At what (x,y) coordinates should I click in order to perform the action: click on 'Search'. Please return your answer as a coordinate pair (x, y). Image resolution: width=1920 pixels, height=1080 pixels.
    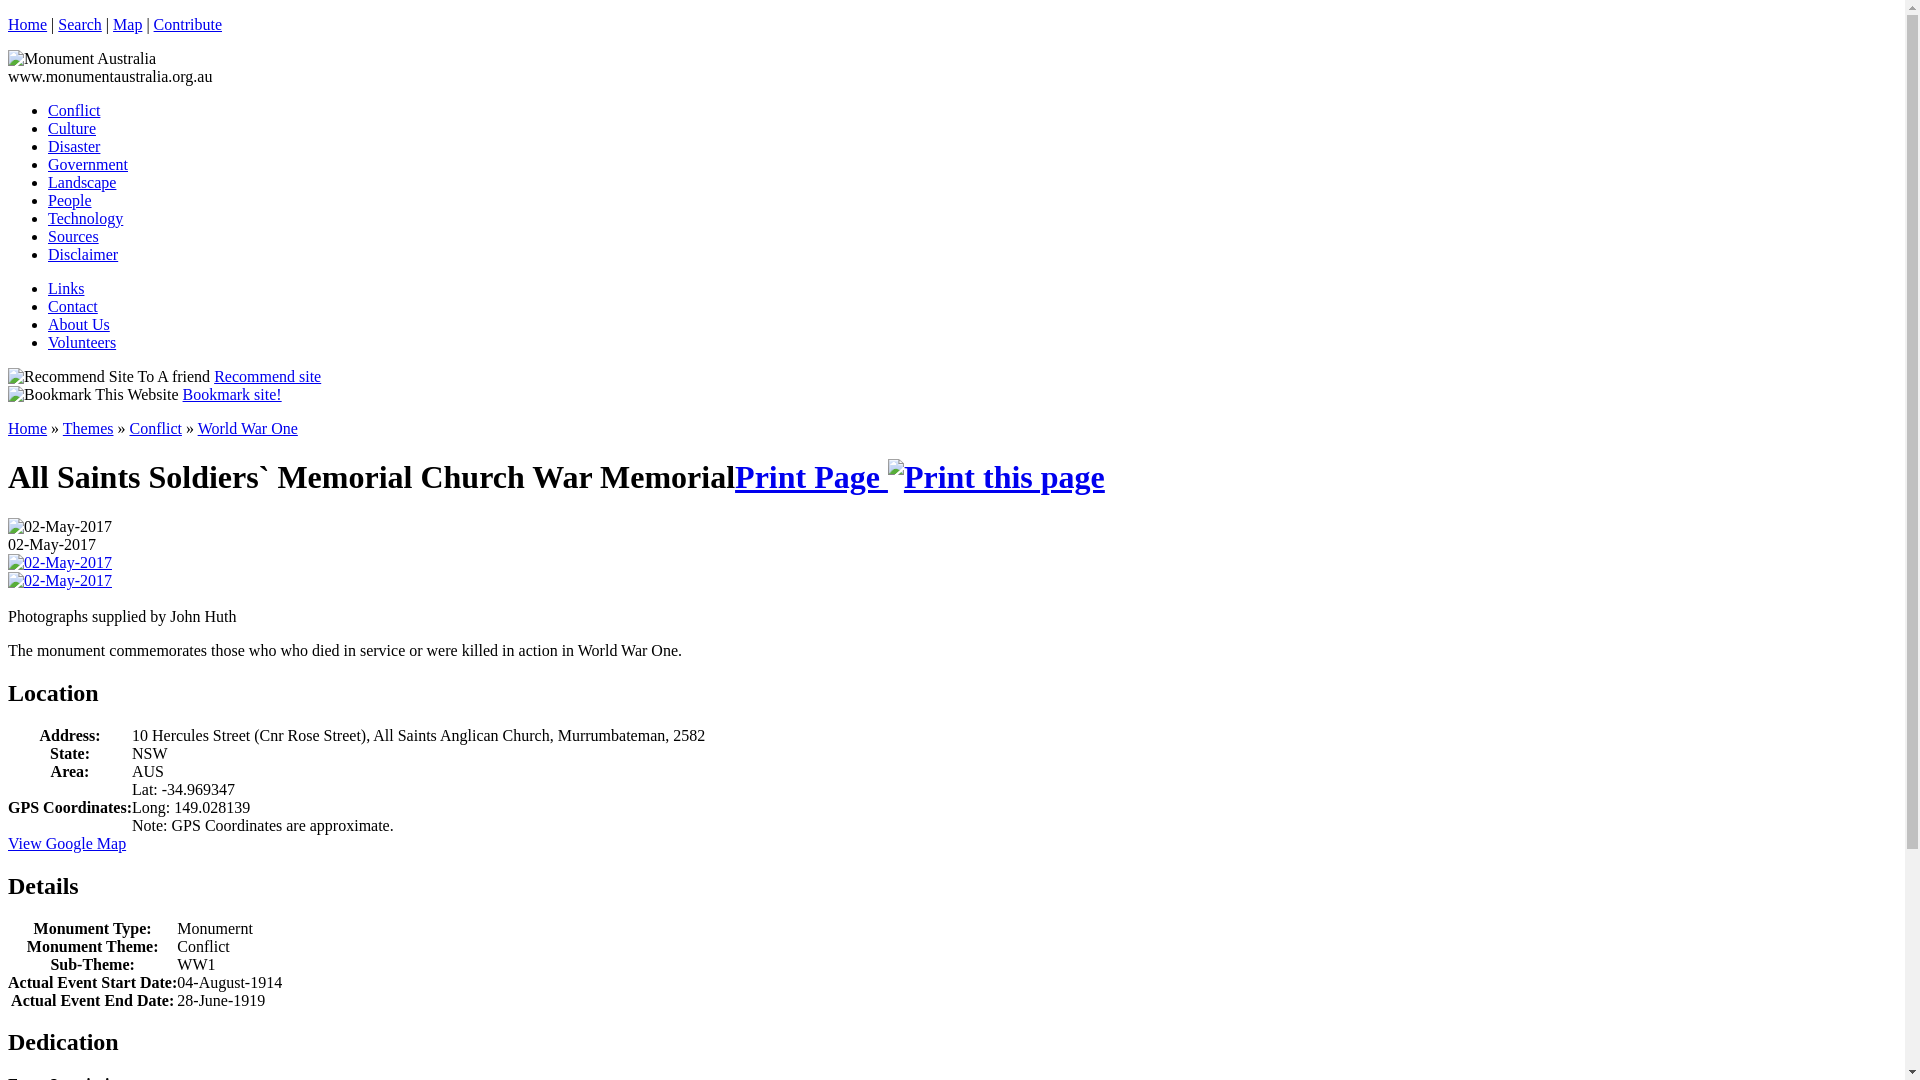
    Looking at the image, I should click on (80, 24).